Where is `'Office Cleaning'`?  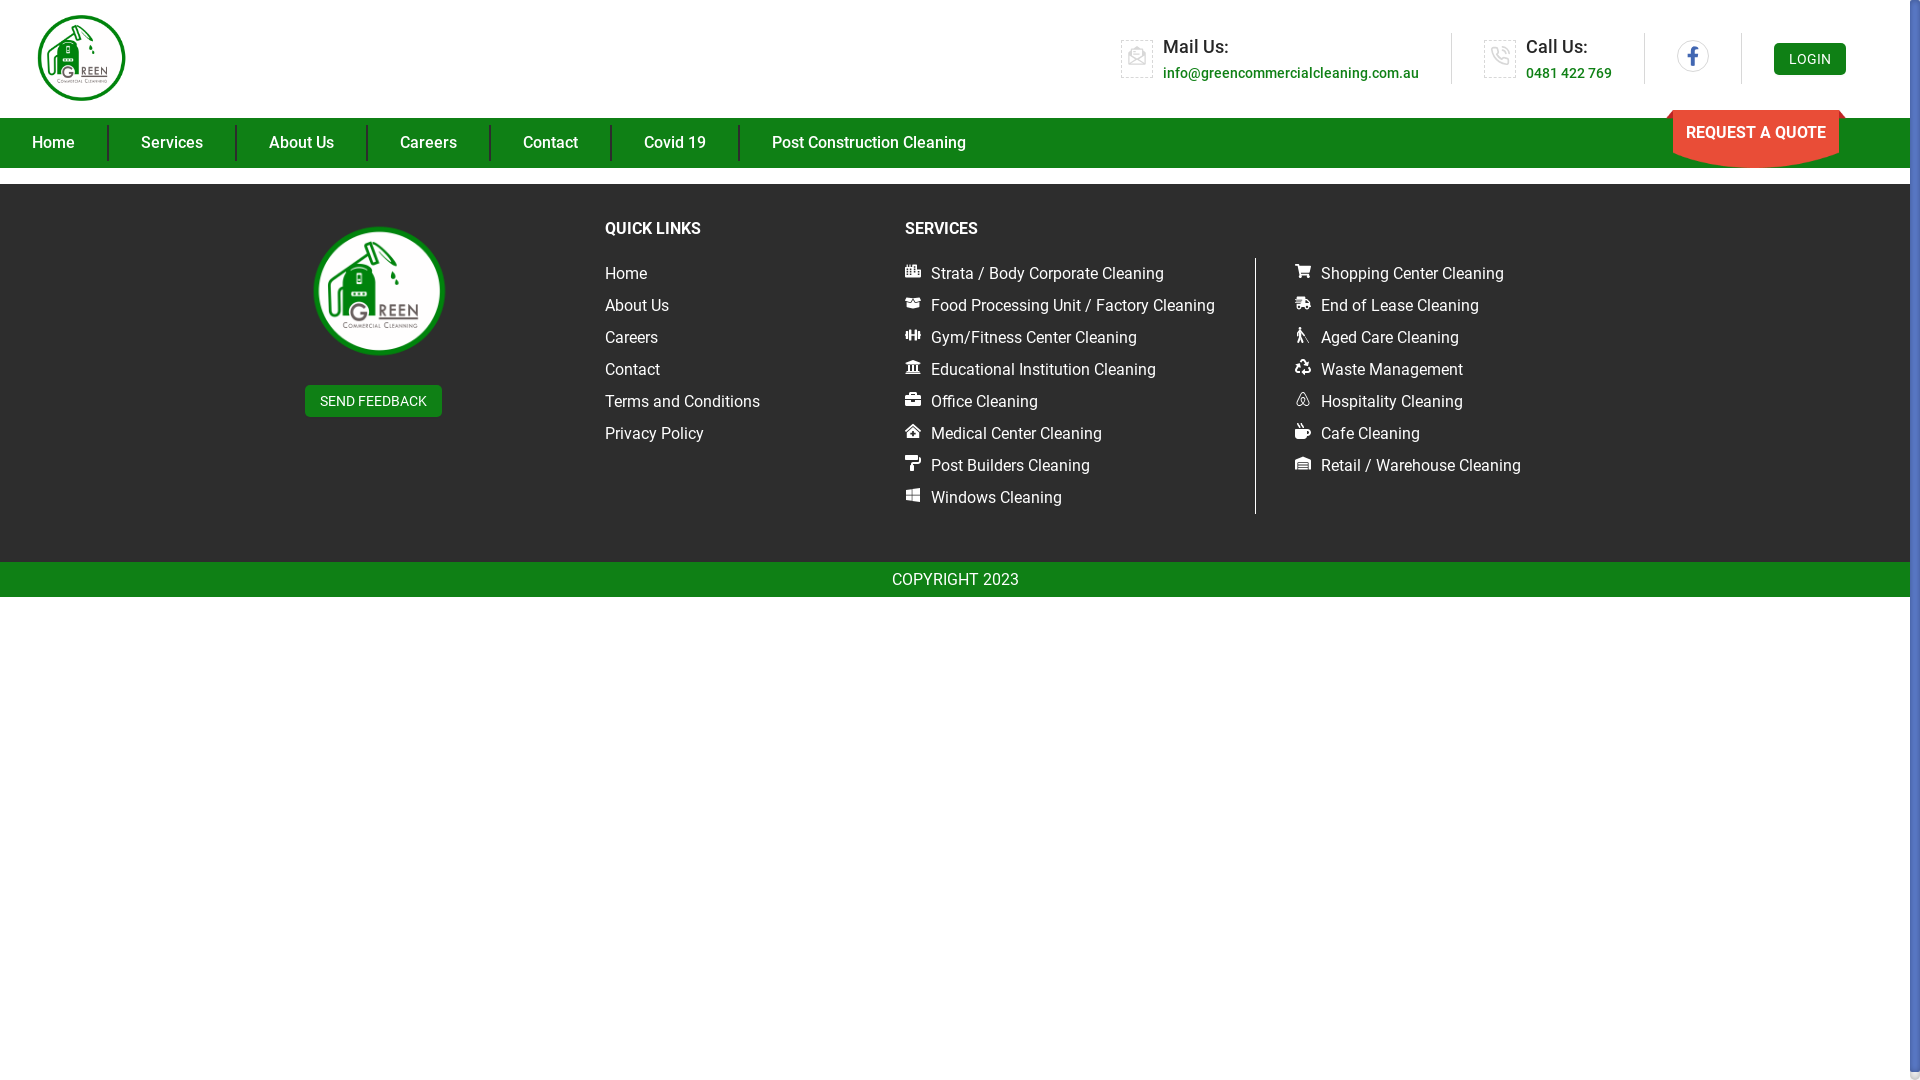
'Office Cleaning' is located at coordinates (971, 401).